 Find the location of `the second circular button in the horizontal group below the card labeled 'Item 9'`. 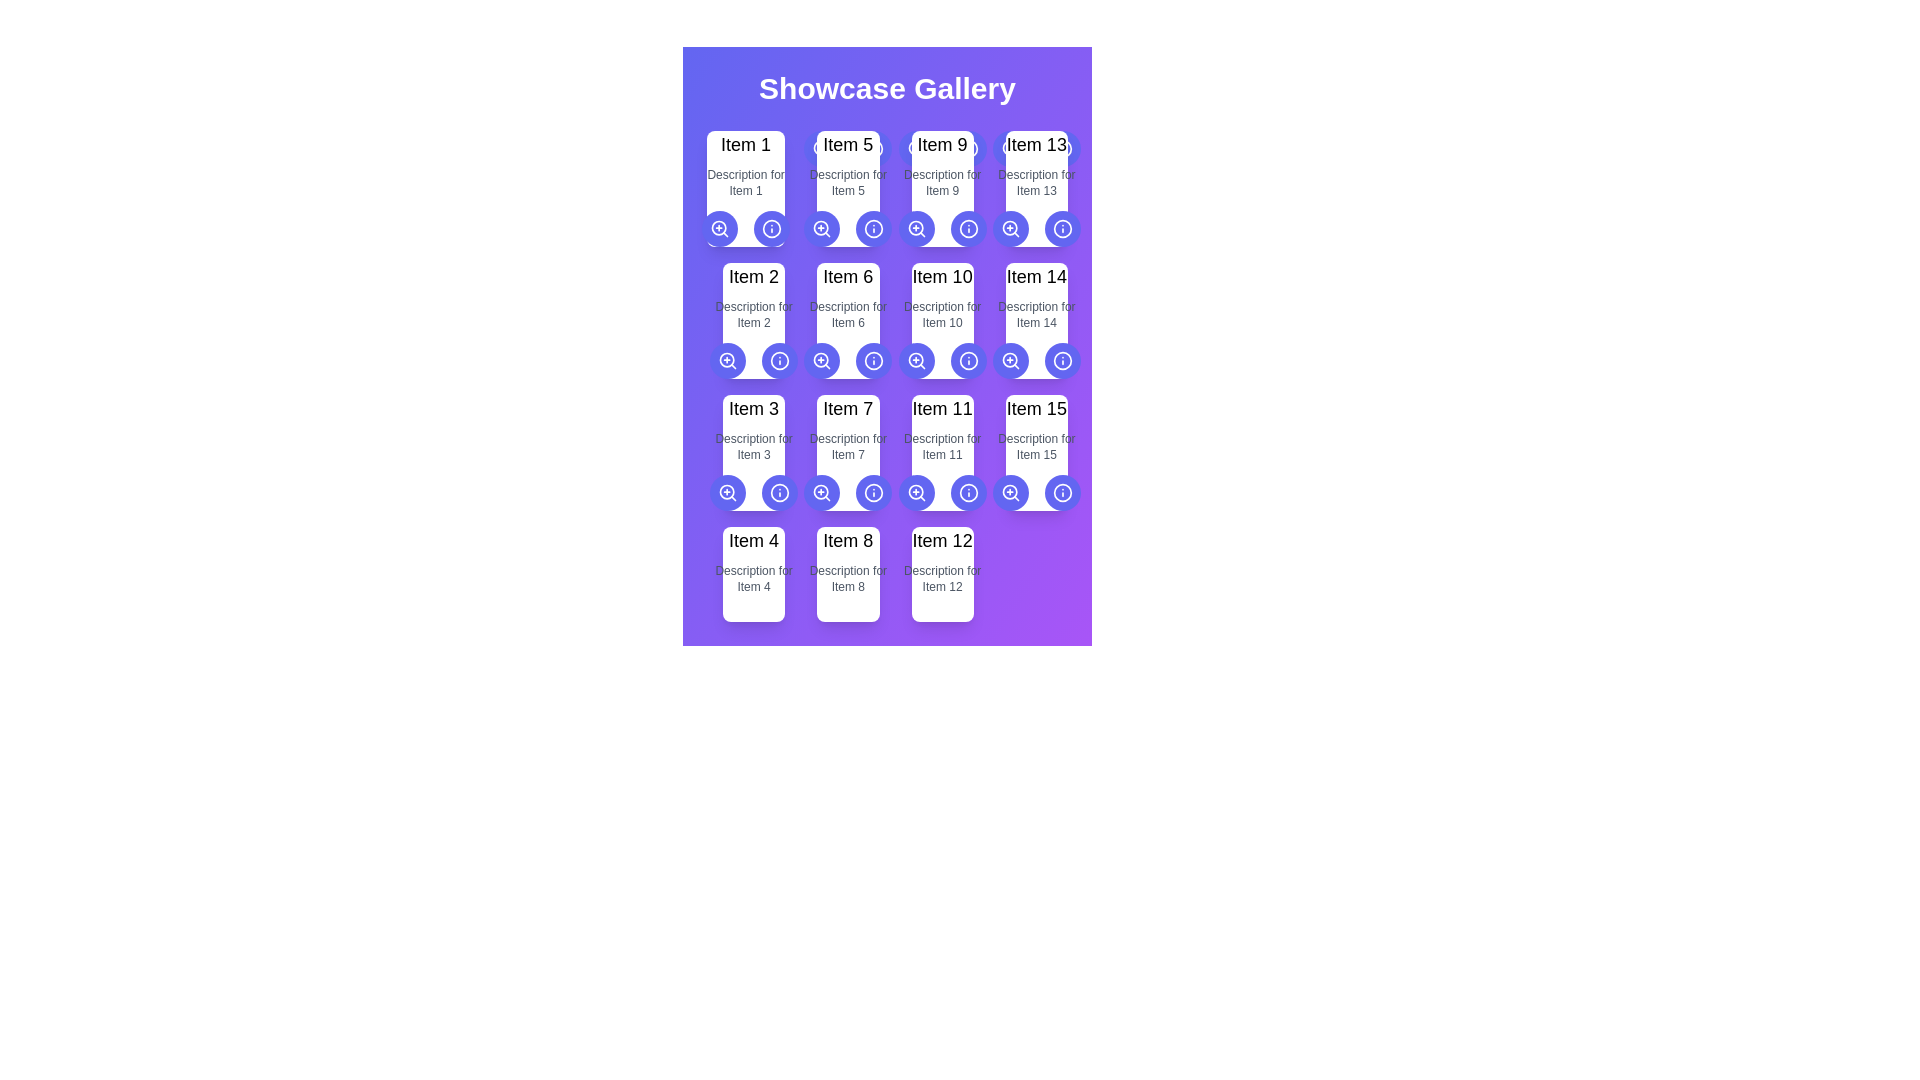

the second circular button in the horizontal group below the card labeled 'Item 9' is located at coordinates (968, 148).